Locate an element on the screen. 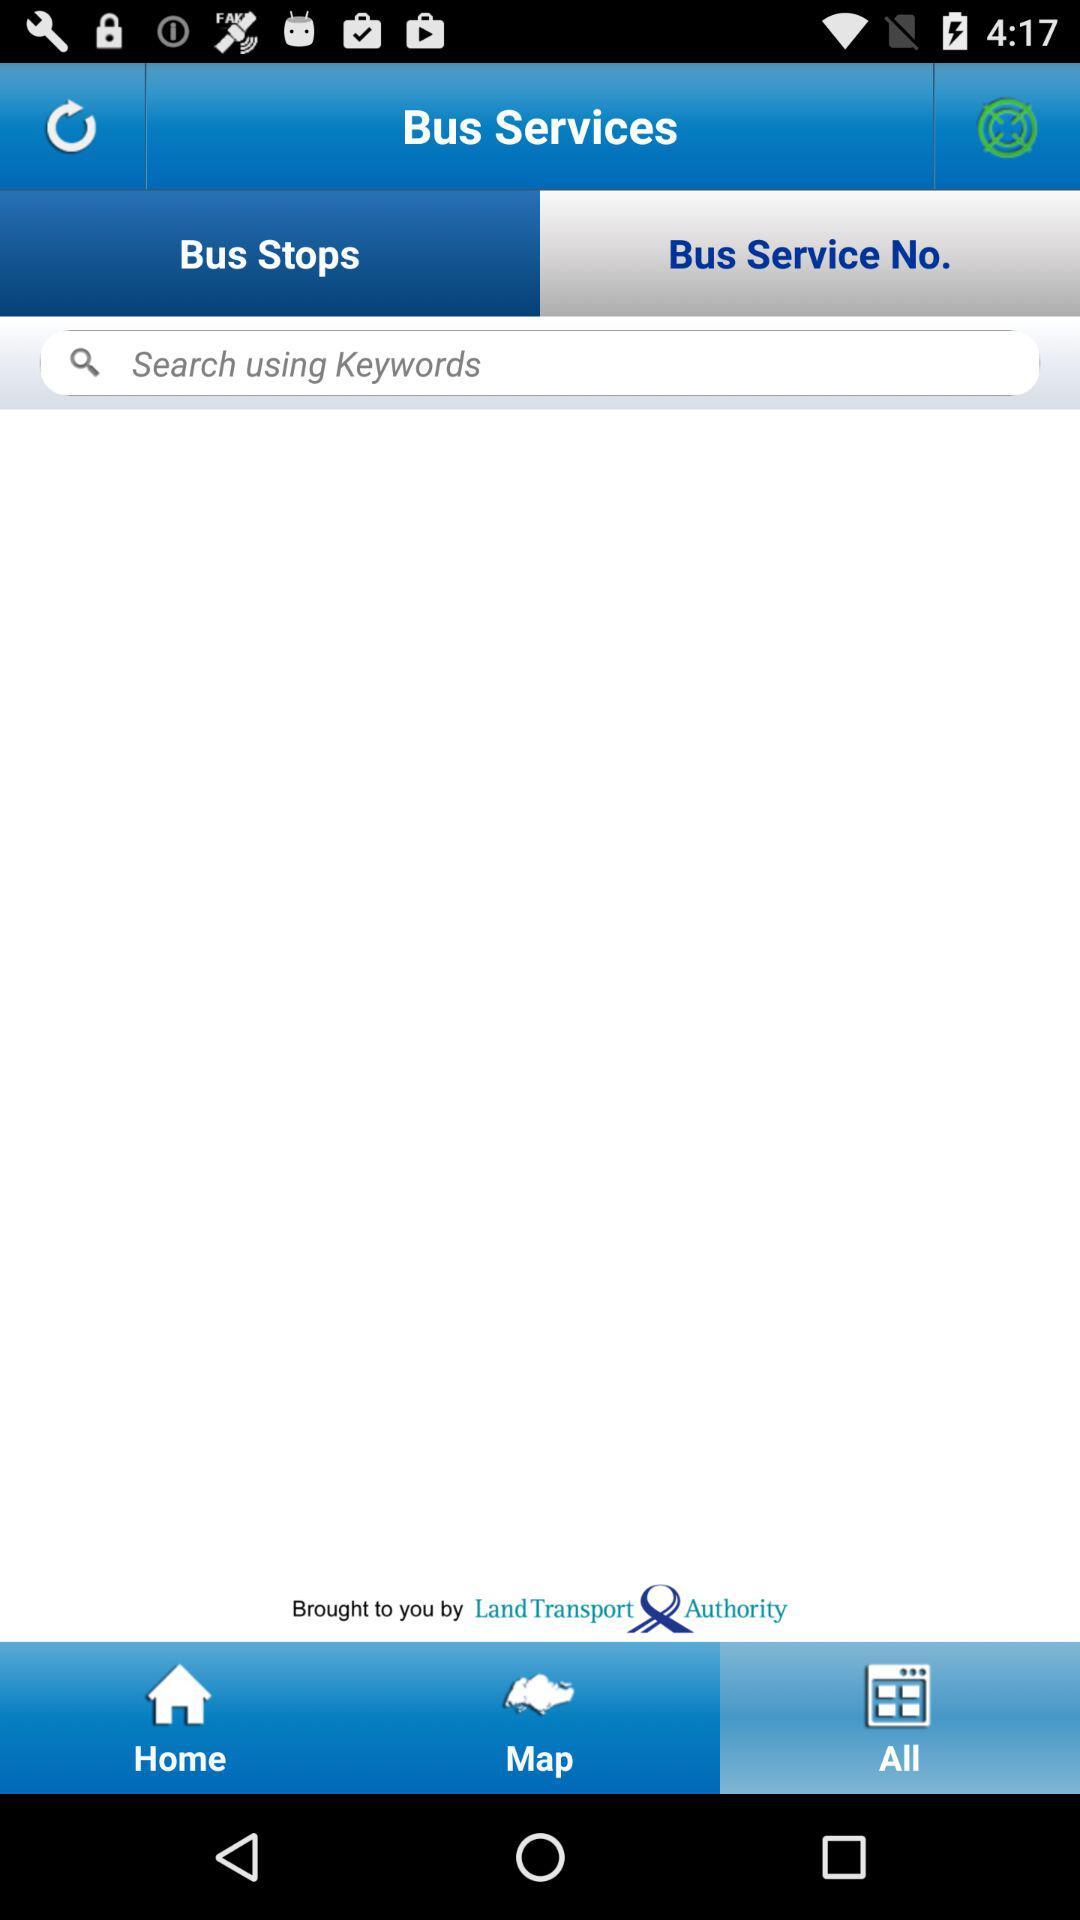 This screenshot has width=1080, height=1920. the location_crosshair icon is located at coordinates (1007, 133).